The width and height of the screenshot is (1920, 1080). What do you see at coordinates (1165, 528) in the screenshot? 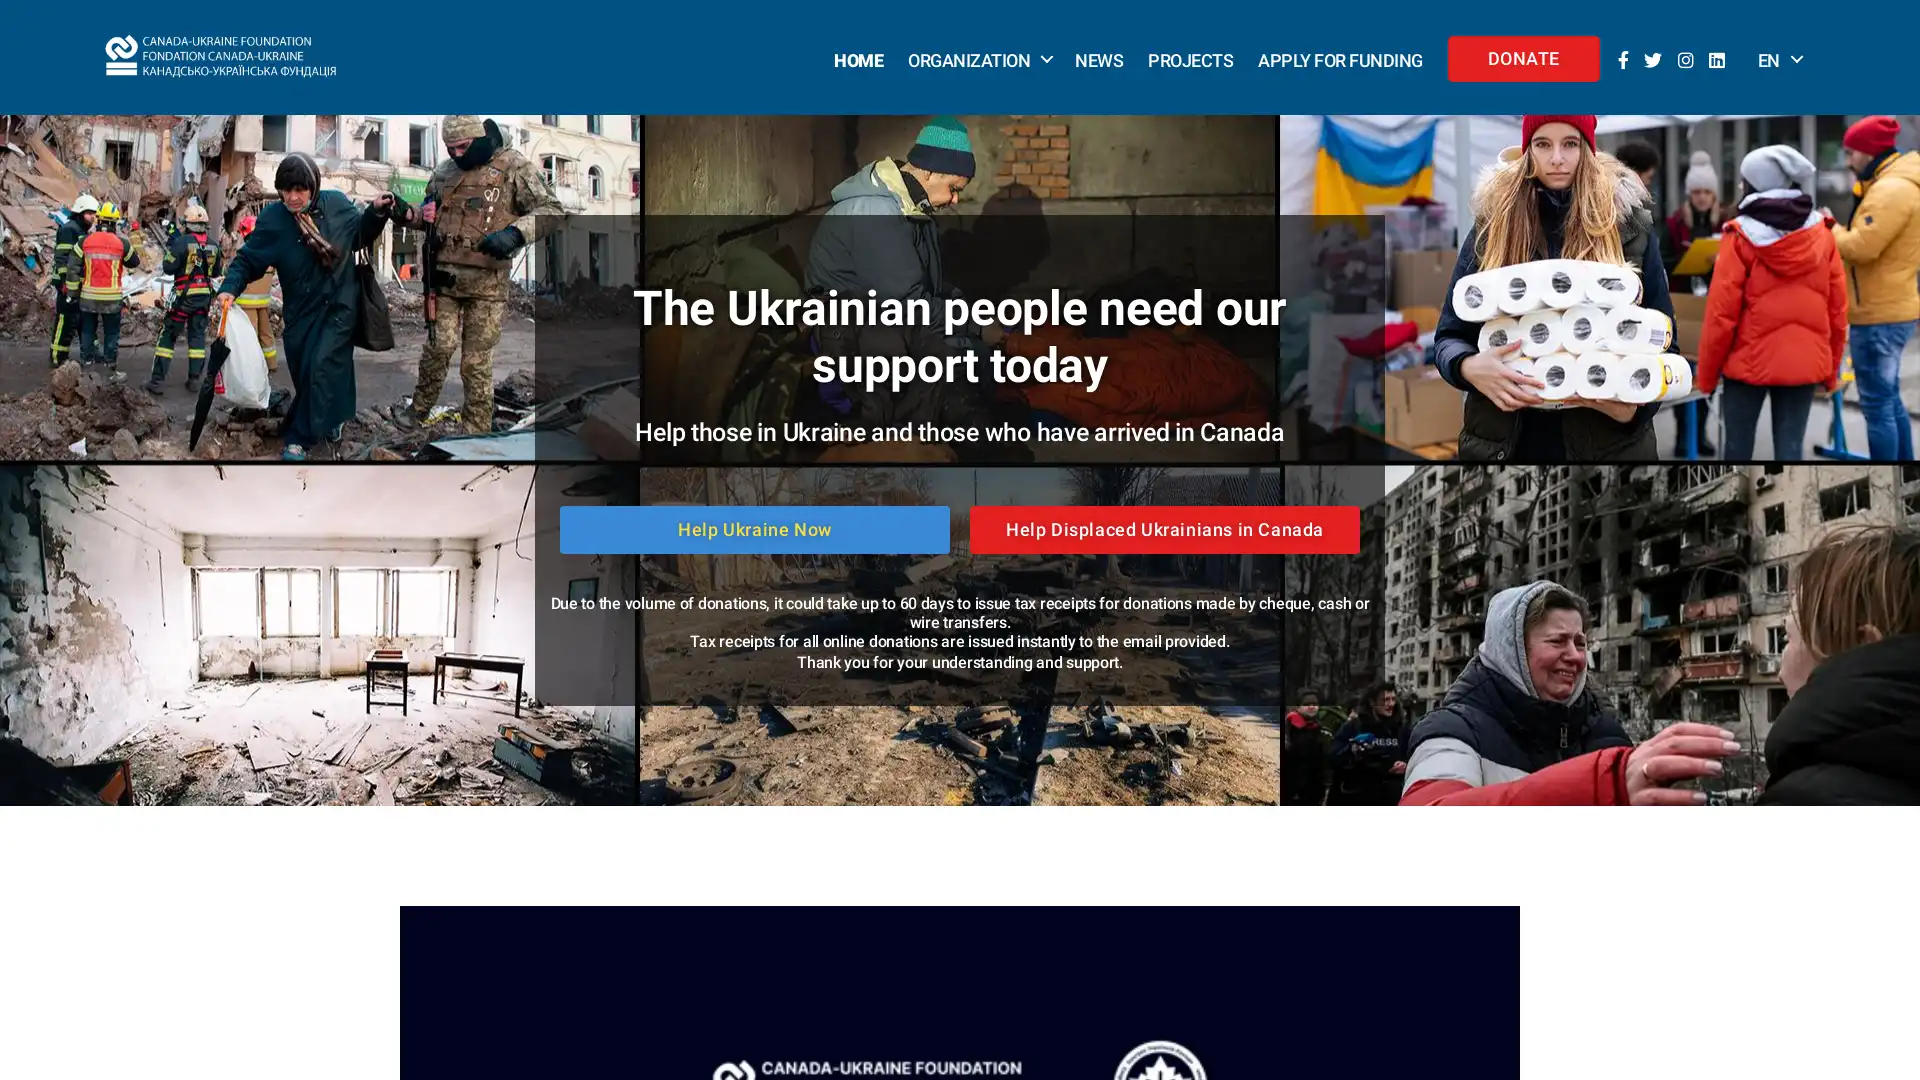
I see `Help Displaced Ukrainians in Canada` at bounding box center [1165, 528].